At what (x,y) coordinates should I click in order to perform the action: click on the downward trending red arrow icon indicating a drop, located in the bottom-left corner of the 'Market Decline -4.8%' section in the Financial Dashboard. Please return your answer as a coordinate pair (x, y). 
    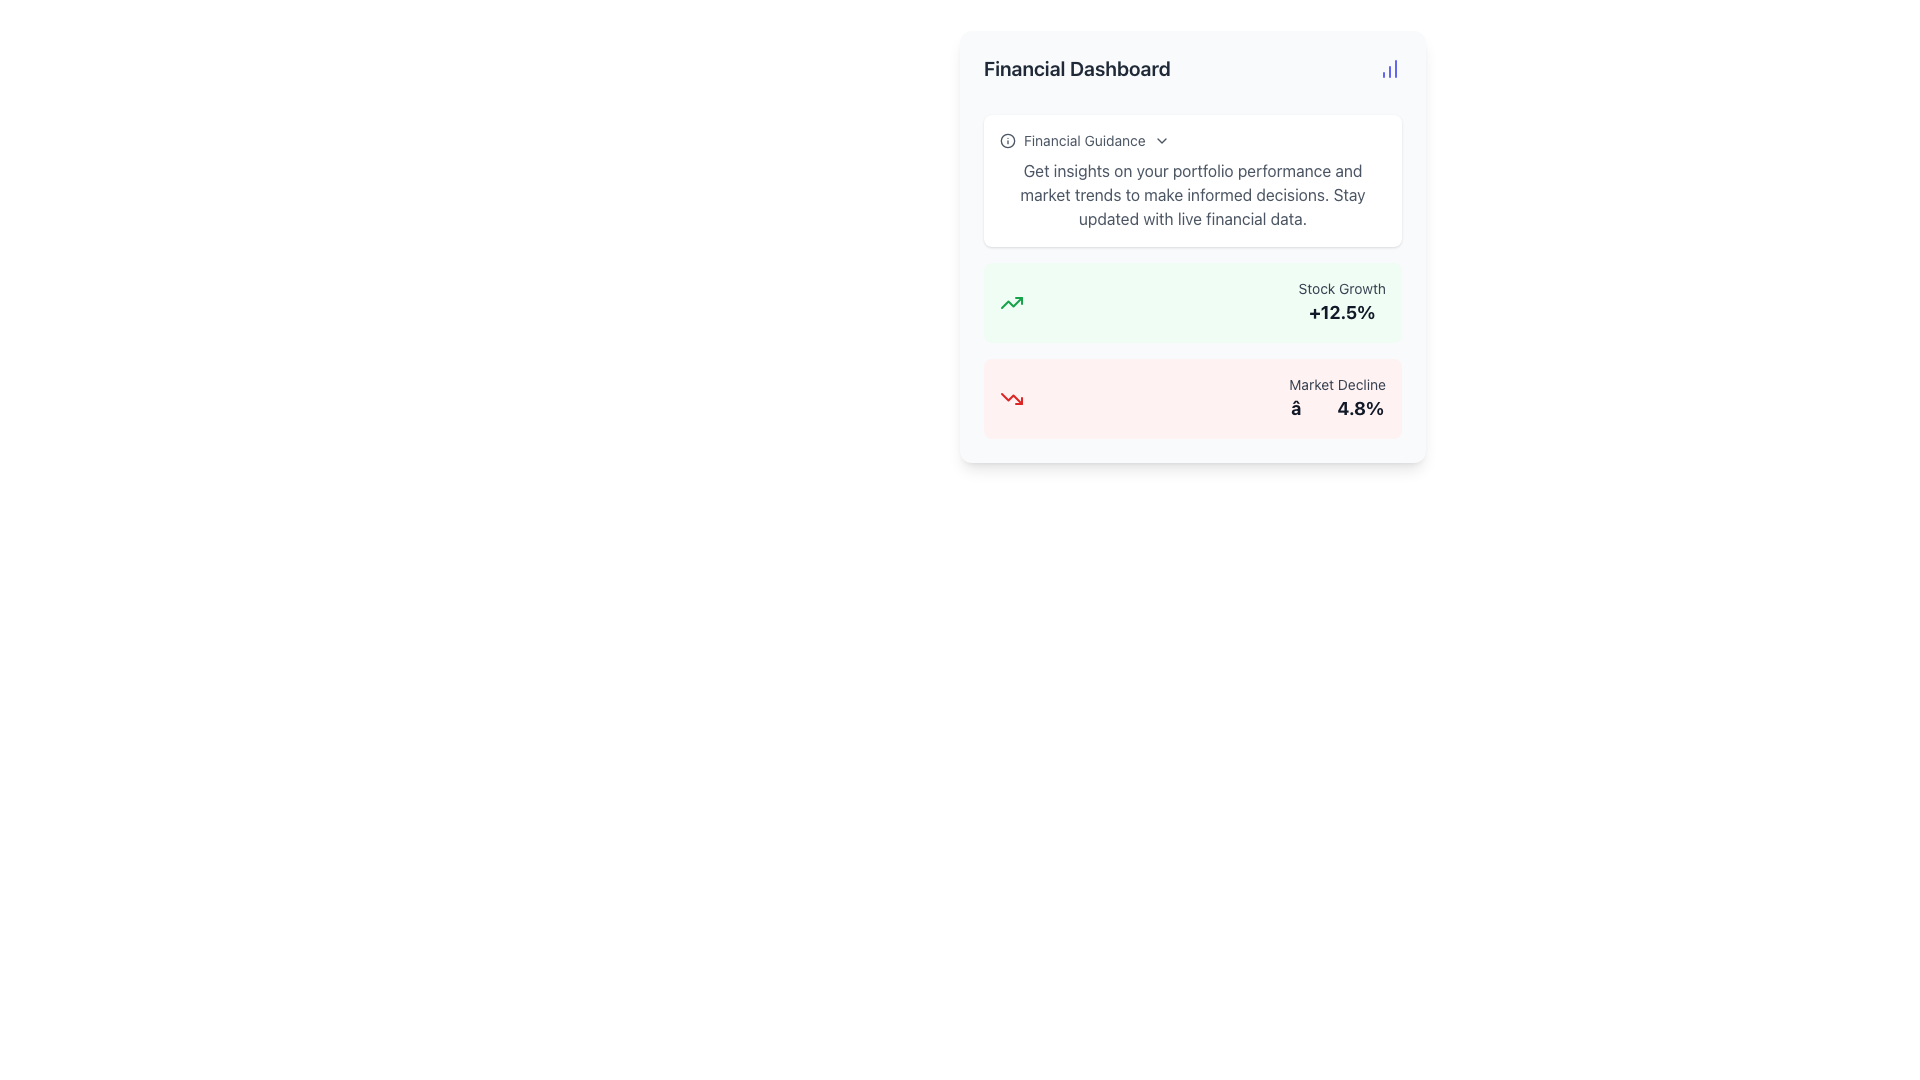
    Looking at the image, I should click on (1012, 398).